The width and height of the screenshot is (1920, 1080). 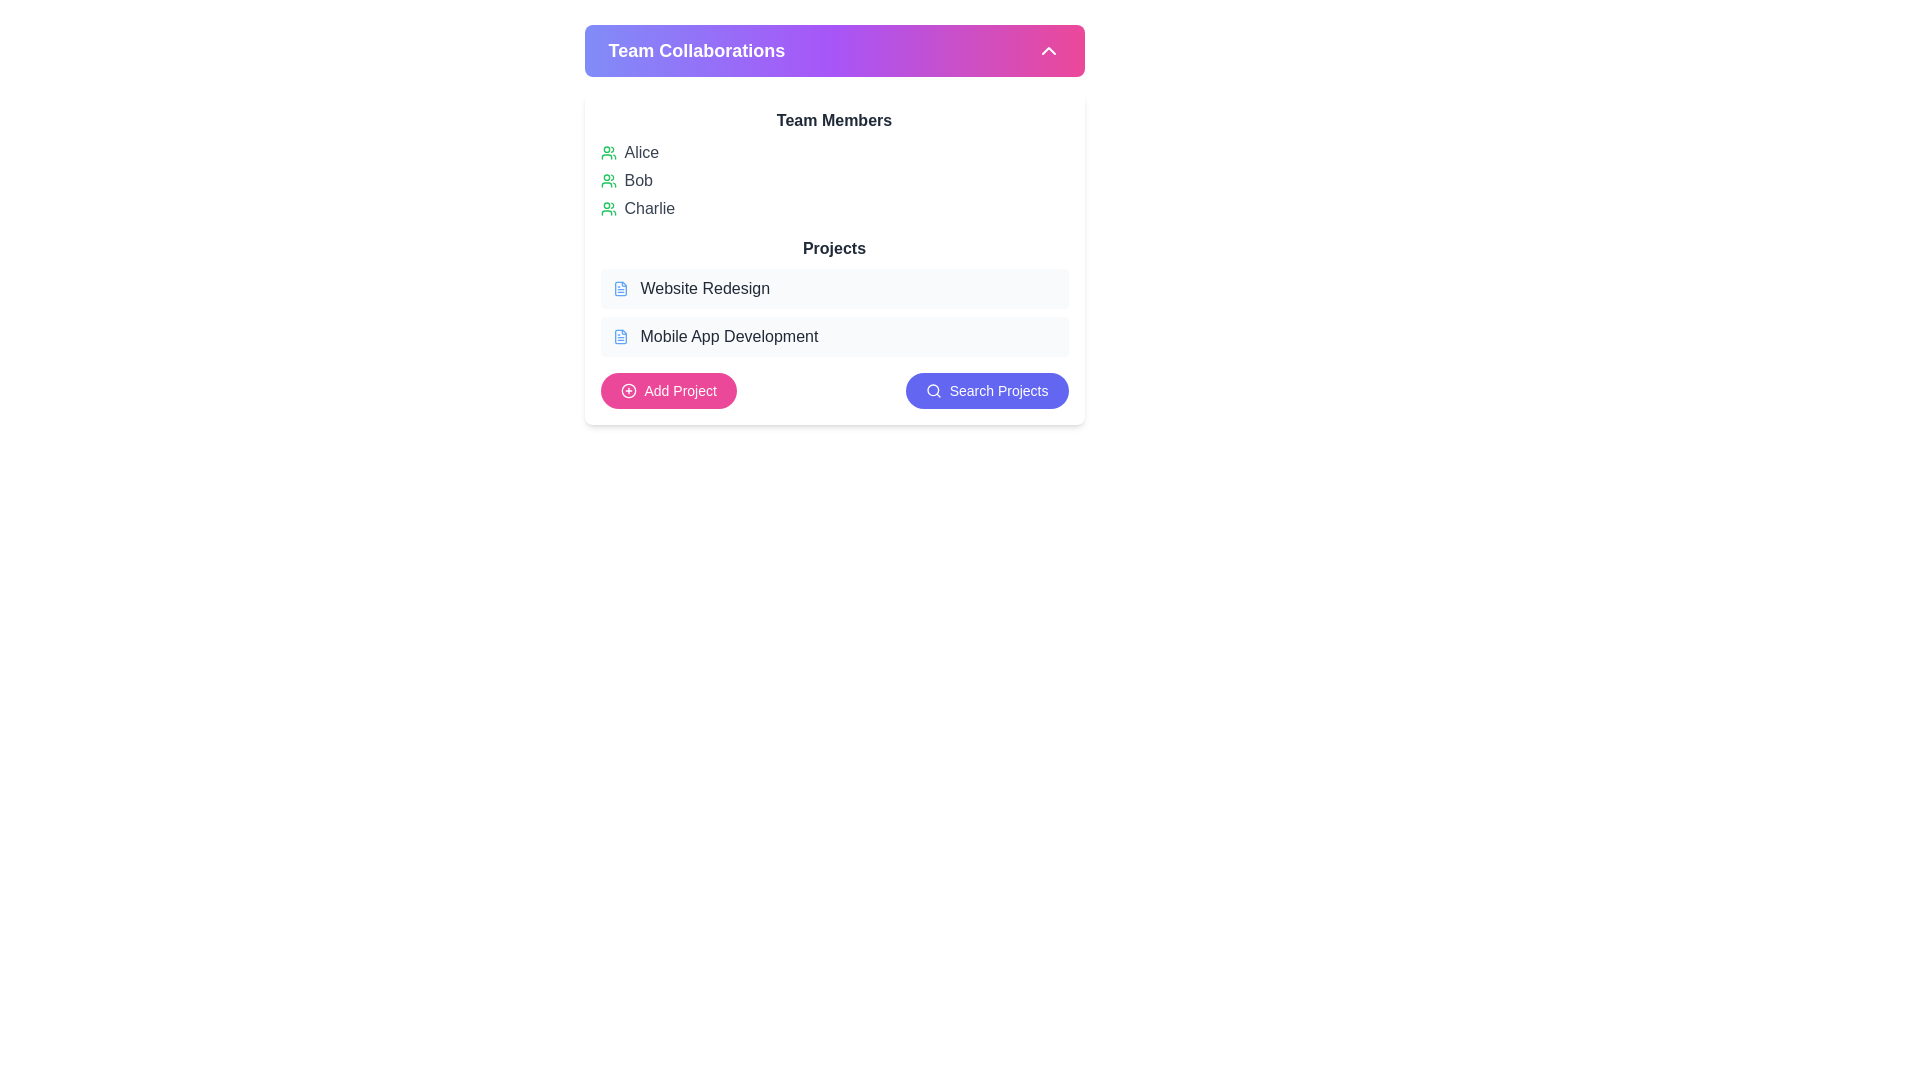 What do you see at coordinates (931, 390) in the screenshot?
I see `the inner circular part of the search icon, which symbolizes search functionality` at bounding box center [931, 390].